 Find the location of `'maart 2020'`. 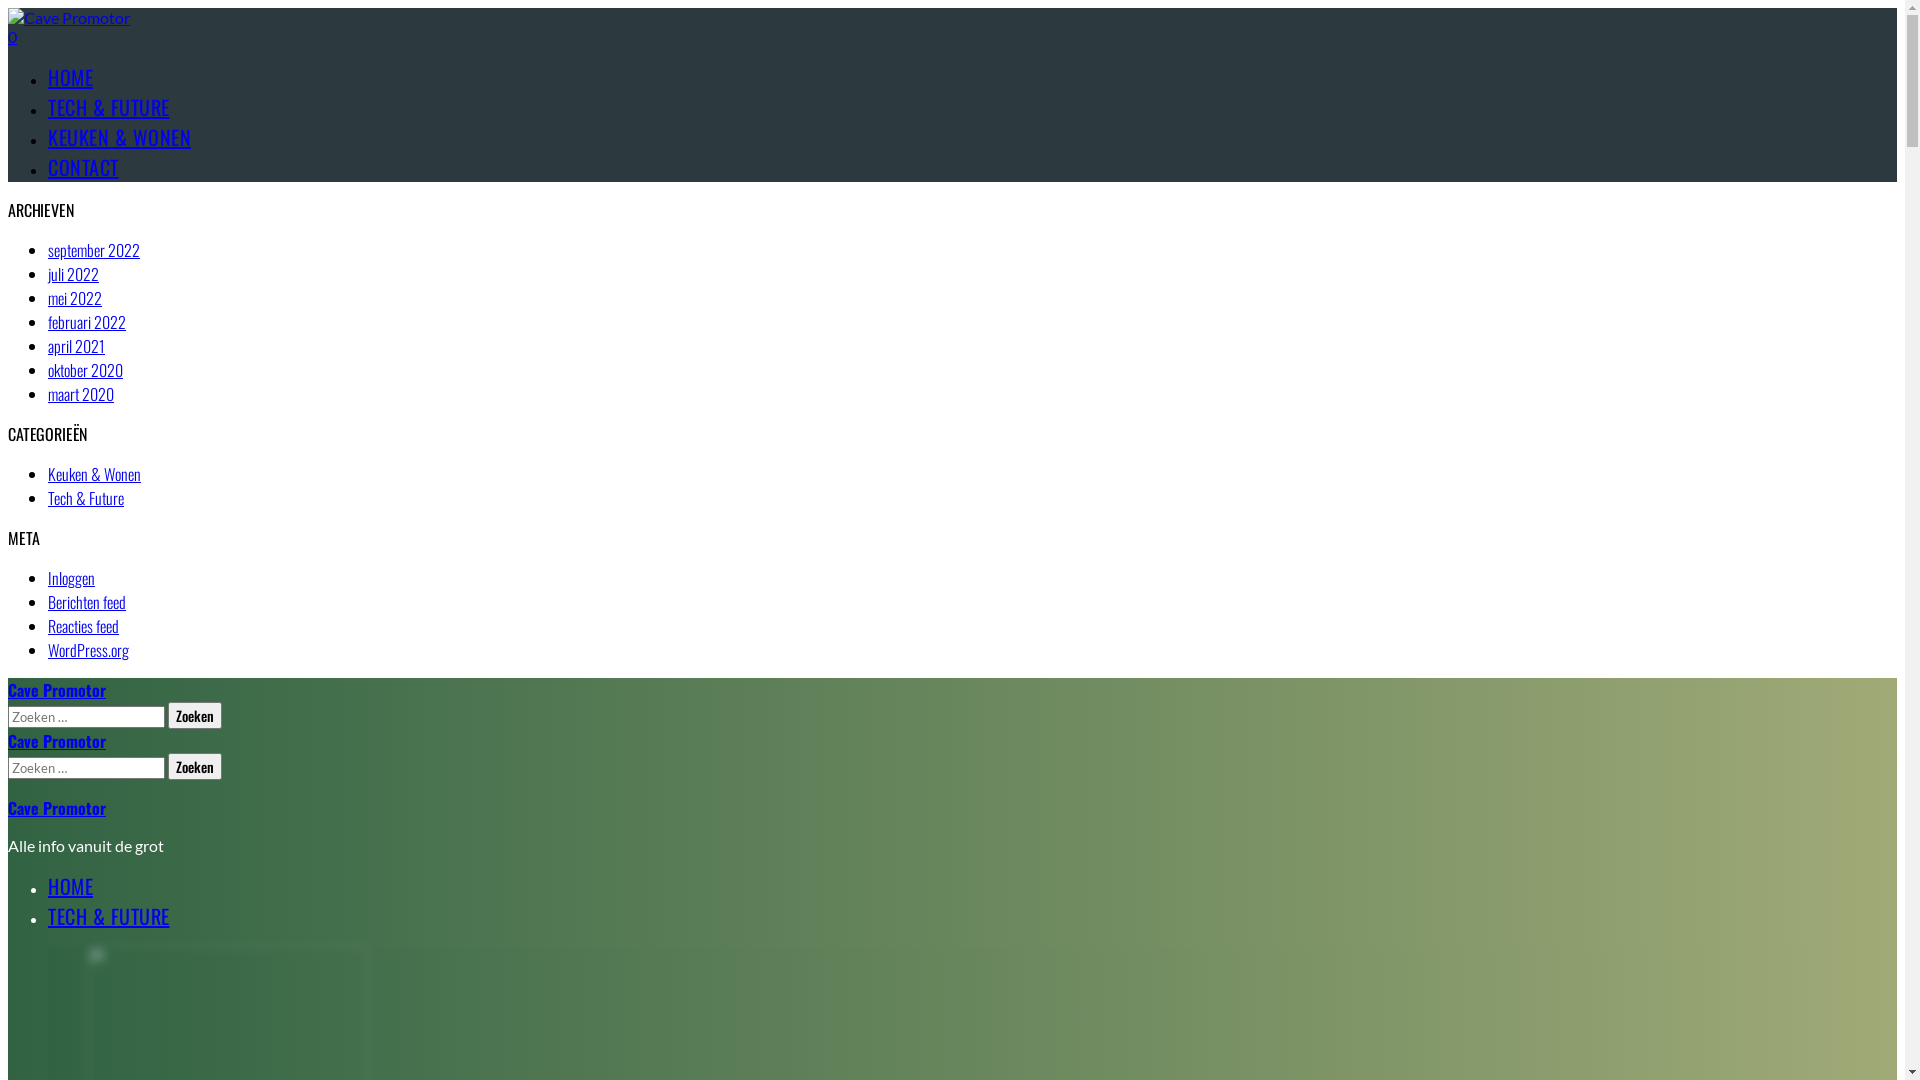

'maart 2020' is located at coordinates (80, 393).